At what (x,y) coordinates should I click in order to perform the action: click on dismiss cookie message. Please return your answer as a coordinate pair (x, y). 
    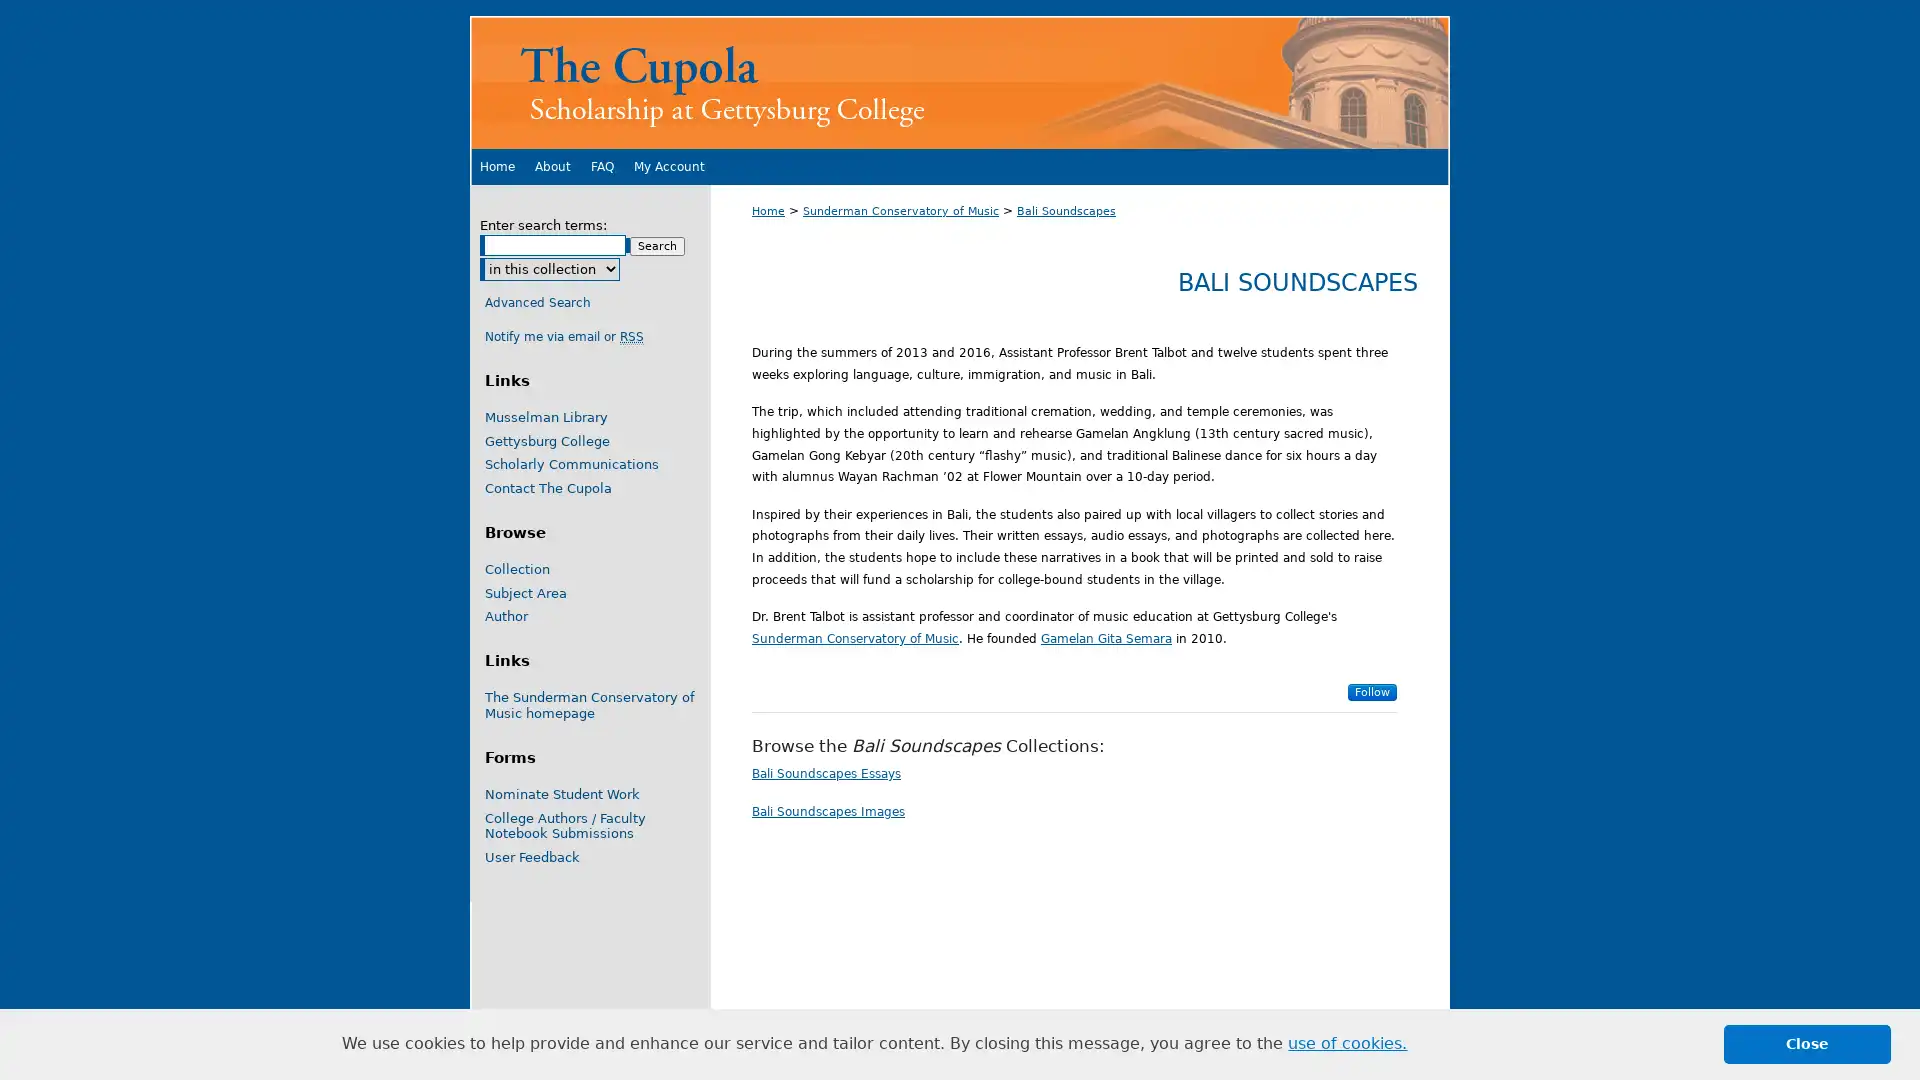
    Looking at the image, I should click on (1807, 1043).